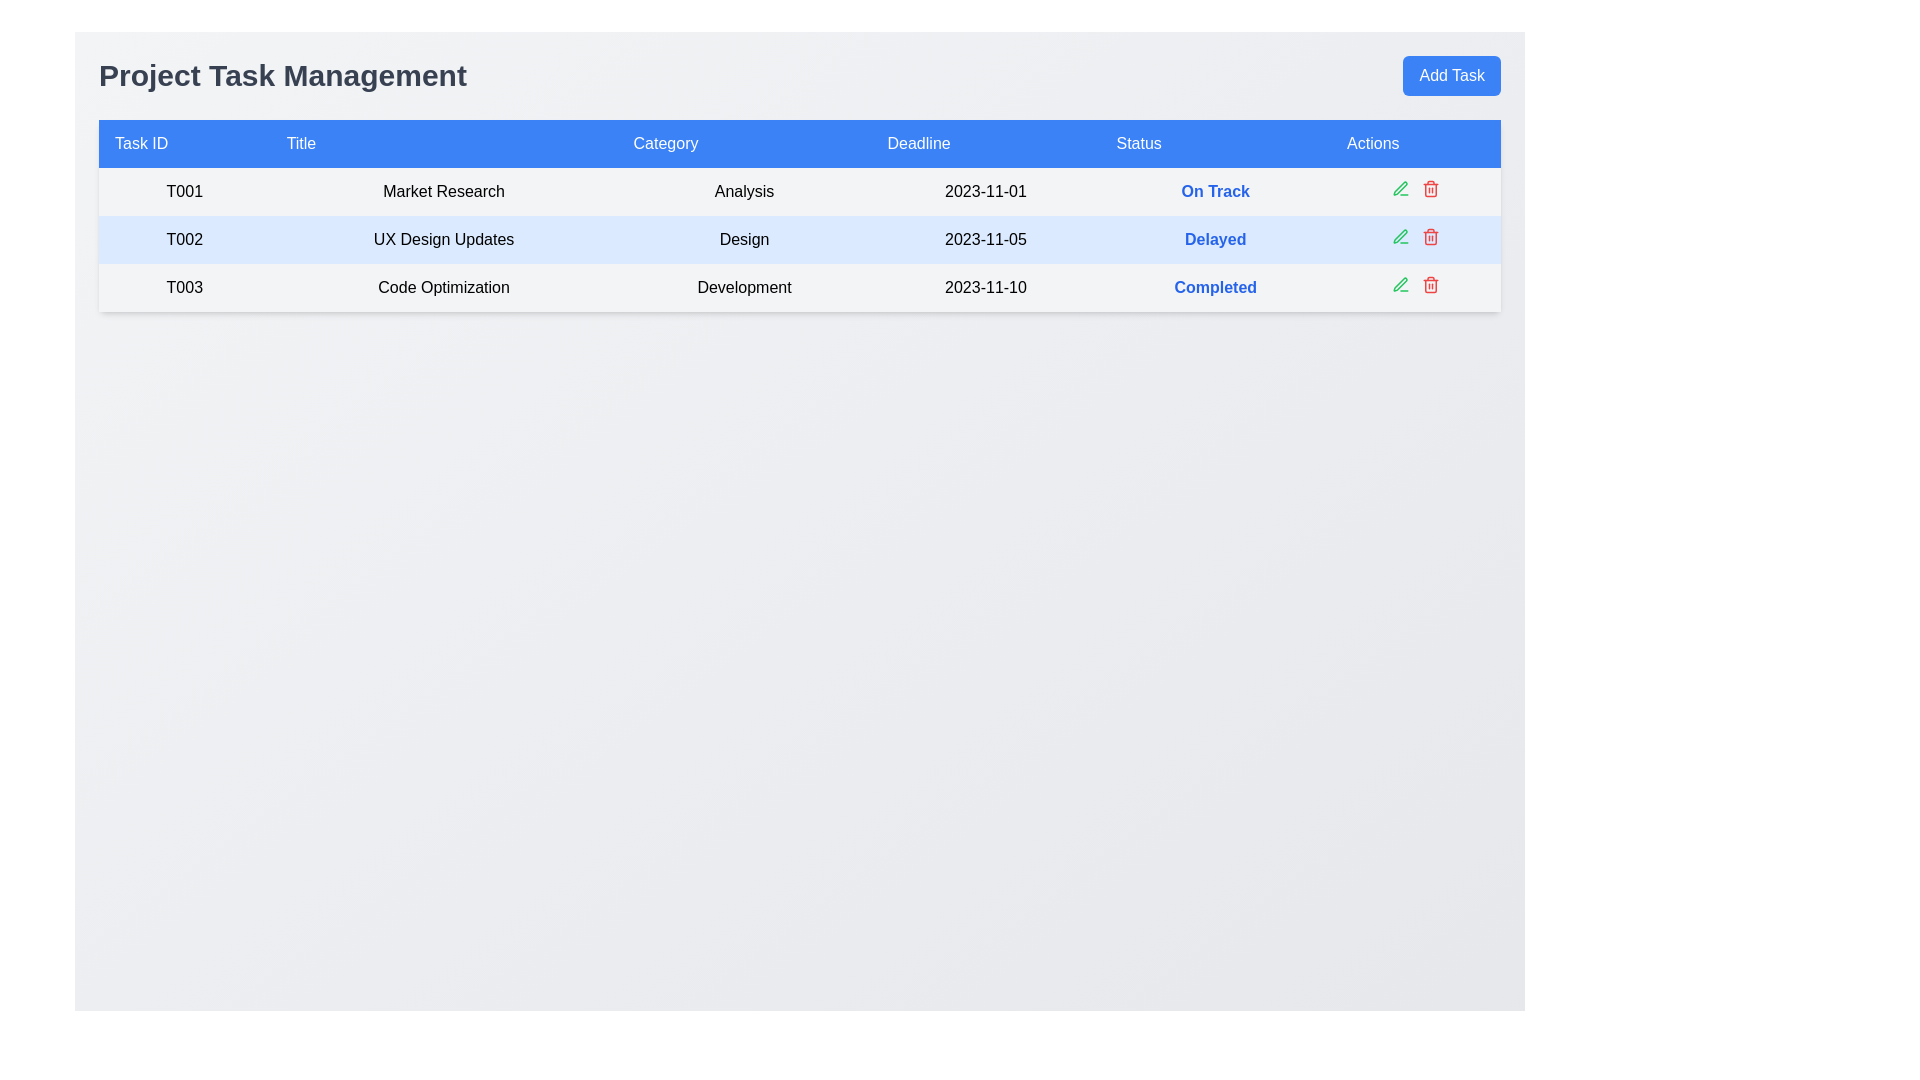  What do you see at coordinates (1214, 192) in the screenshot?
I see `the static label indicating the status 'On Track' for task 'T001' located in the 'Status' column, between the 'Deadline' cell and the 'Actions' cell` at bounding box center [1214, 192].